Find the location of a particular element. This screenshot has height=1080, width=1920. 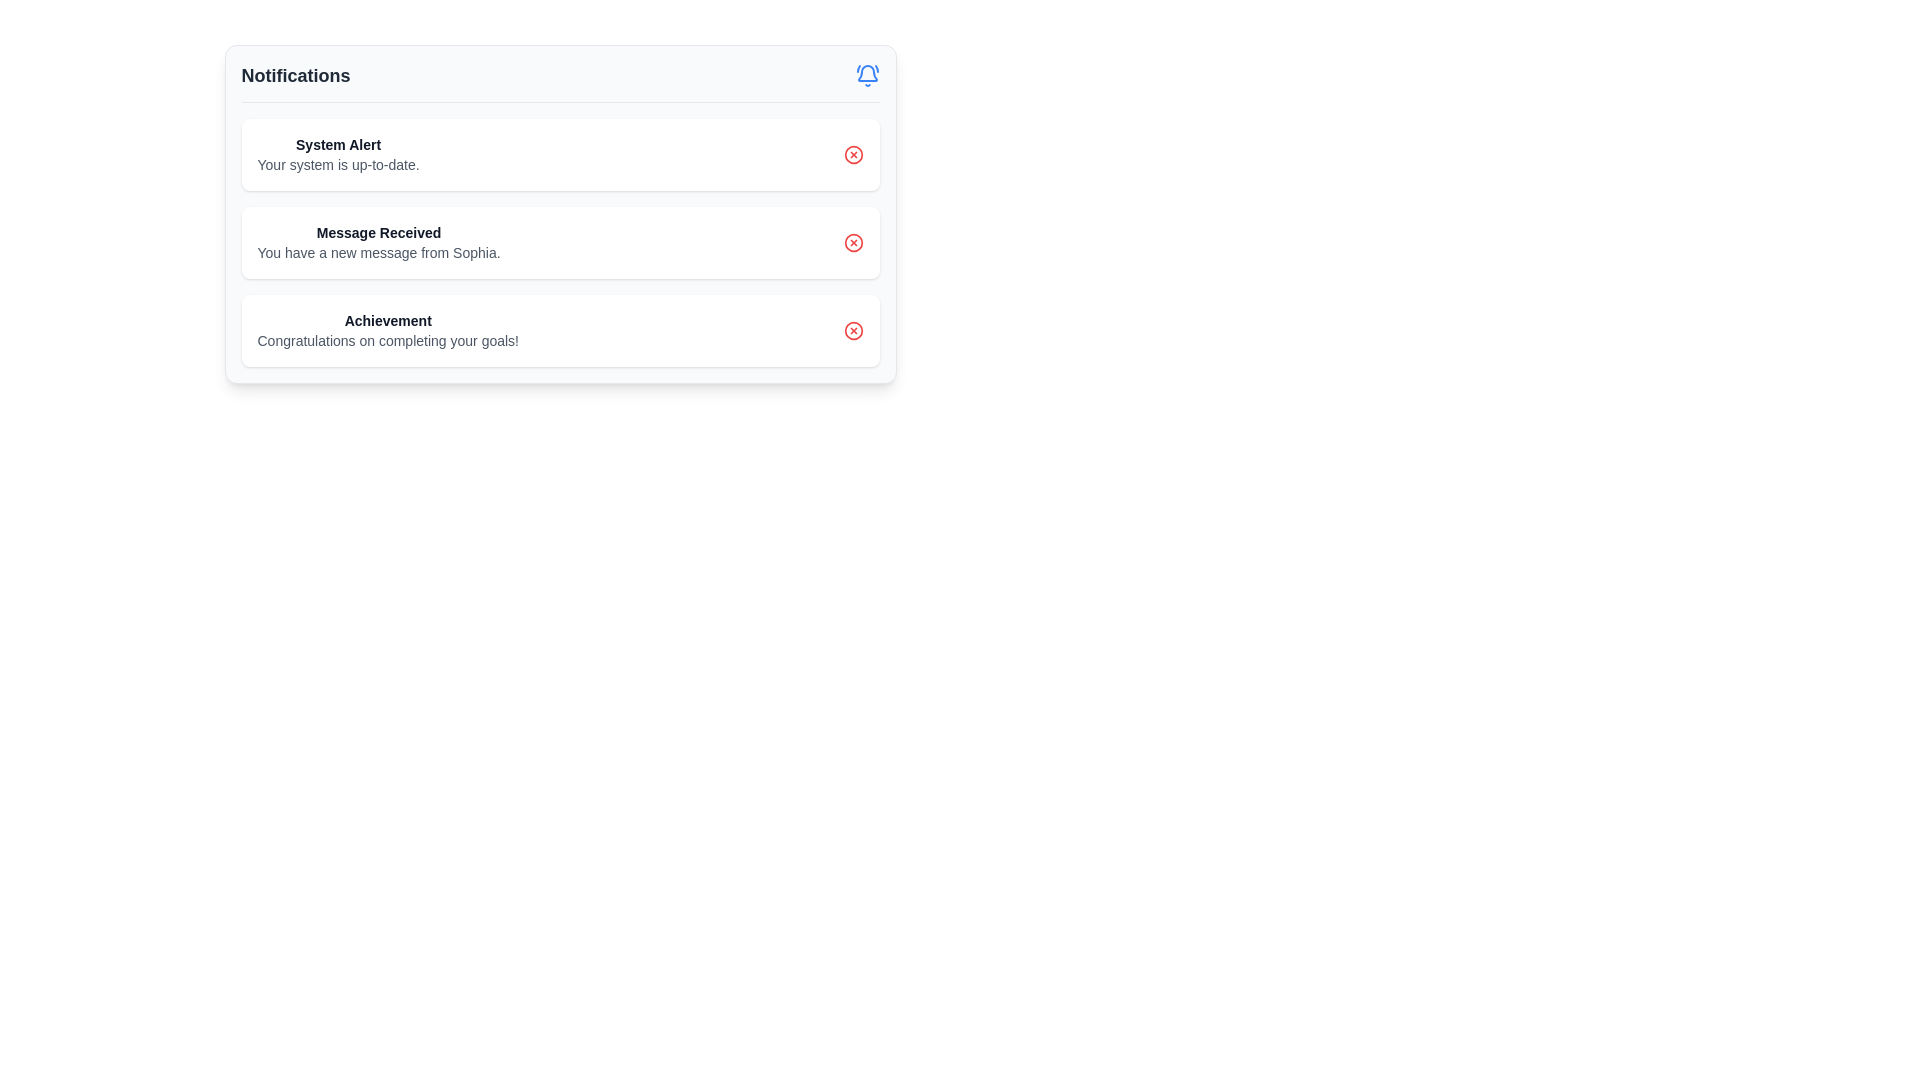

the notification card titled 'Message Received' that contains the content 'You have a new message from Sophia.' This card is the second in a vertical list of notifications, positioned between 'System Alert' and 'Achievement' is located at coordinates (560, 214).